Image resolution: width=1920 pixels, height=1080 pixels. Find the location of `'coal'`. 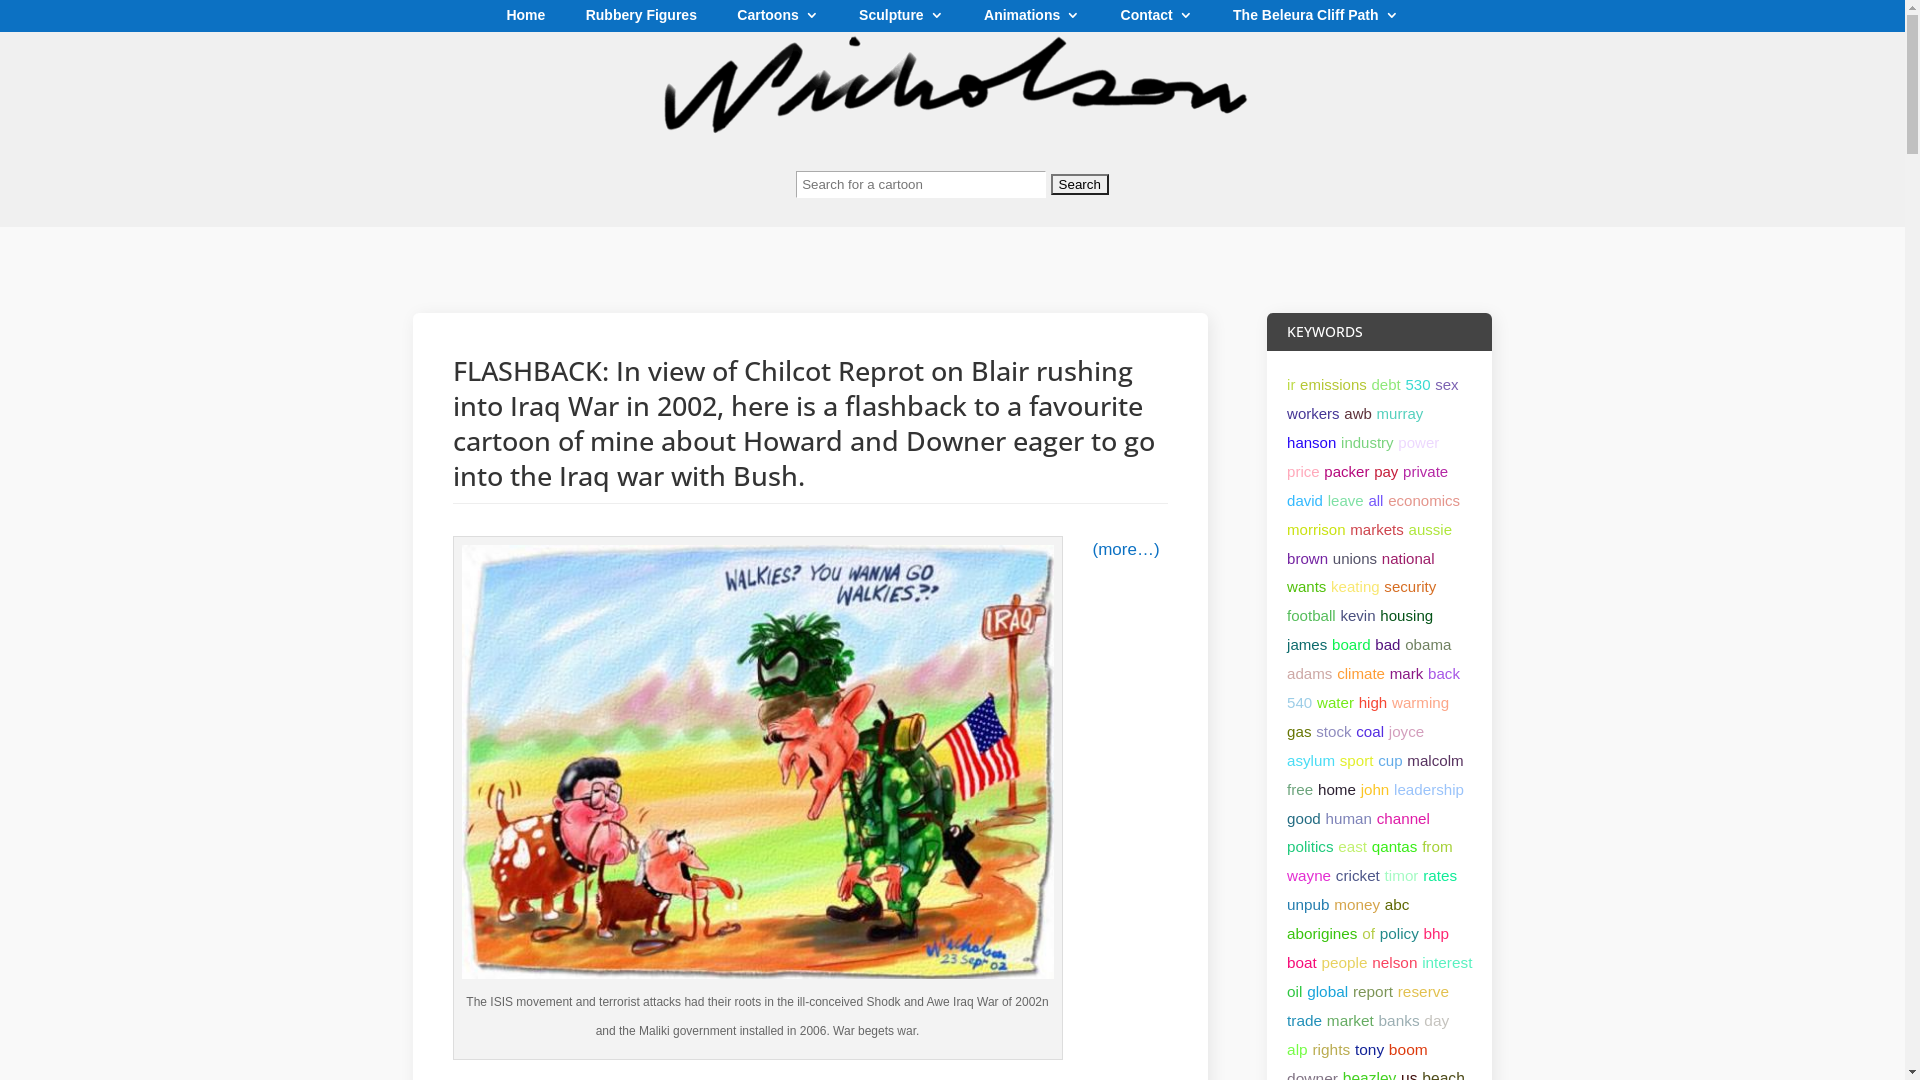

'coal' is located at coordinates (1368, 731).